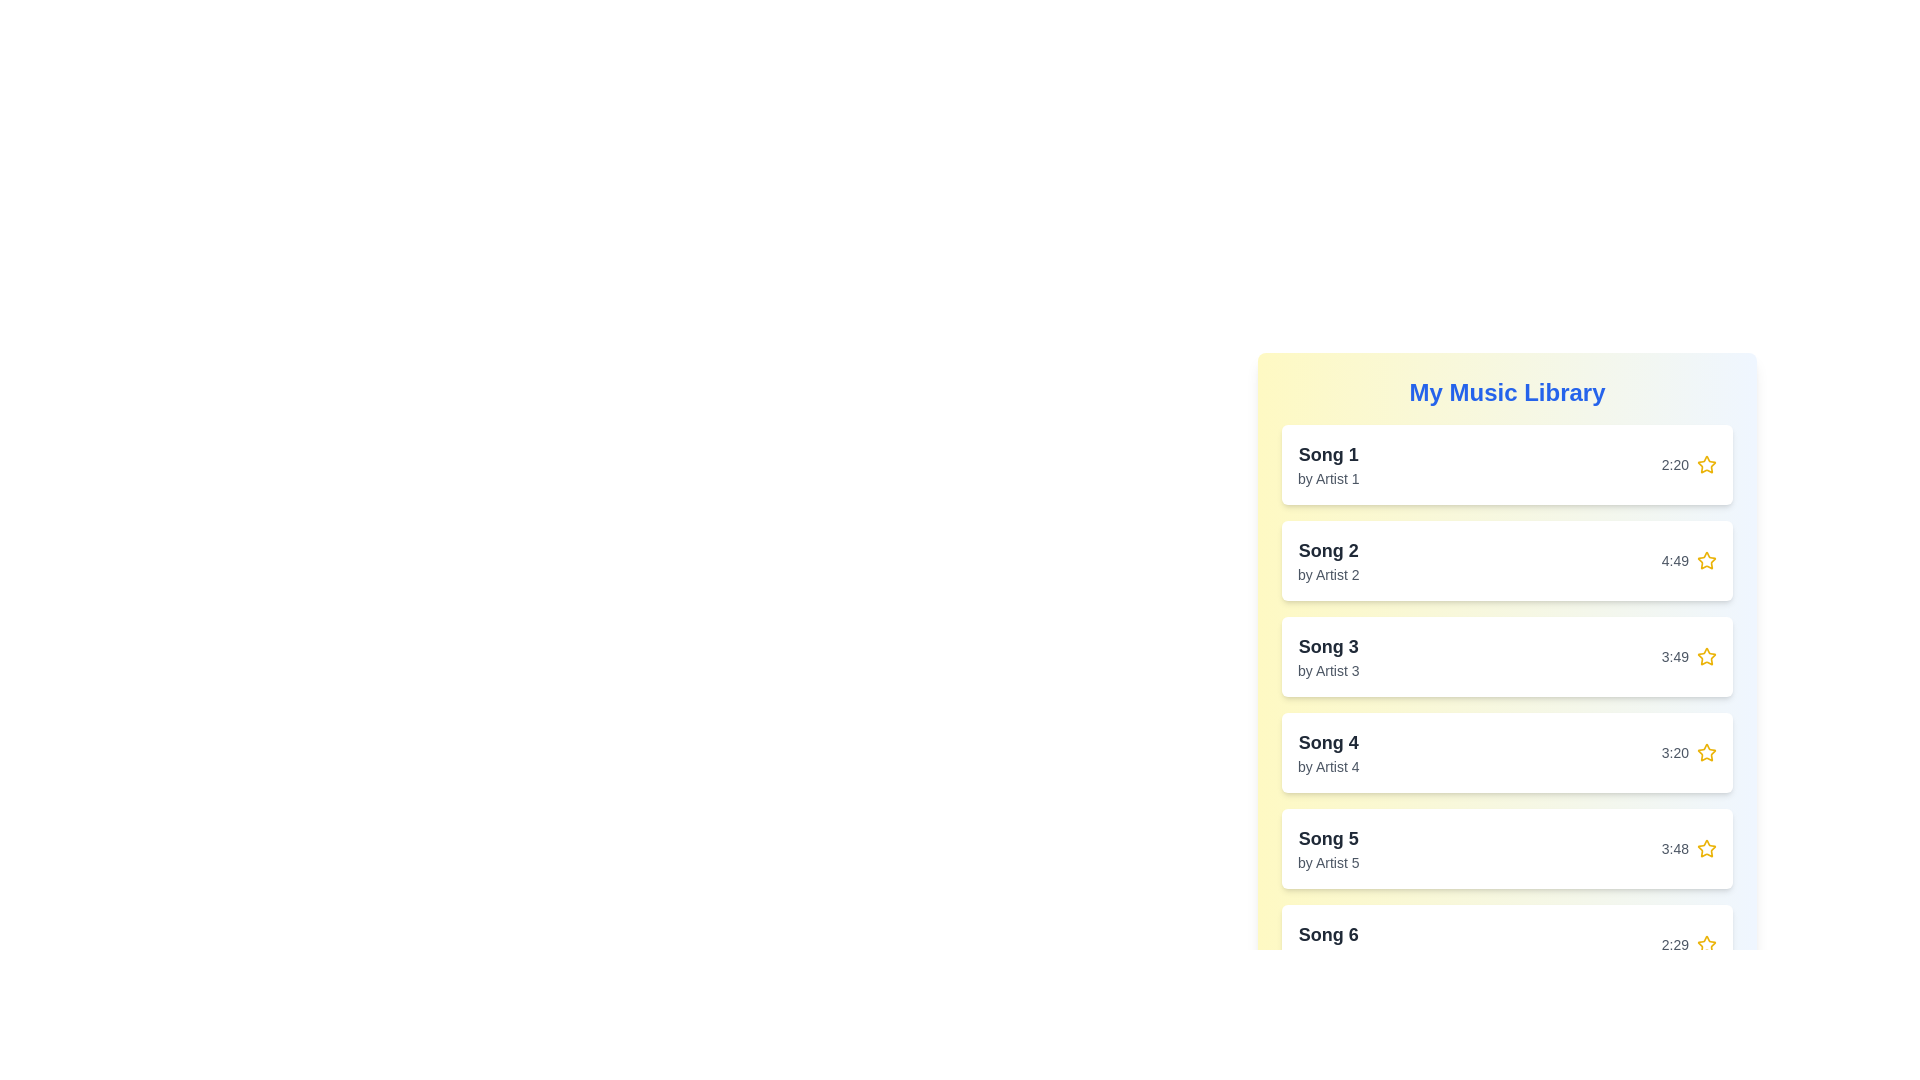 The width and height of the screenshot is (1920, 1080). What do you see at coordinates (1675, 848) in the screenshot?
I see `the text label indicating the duration or runtime of 'Song 5', located in the right section of its entry within the music library list` at bounding box center [1675, 848].